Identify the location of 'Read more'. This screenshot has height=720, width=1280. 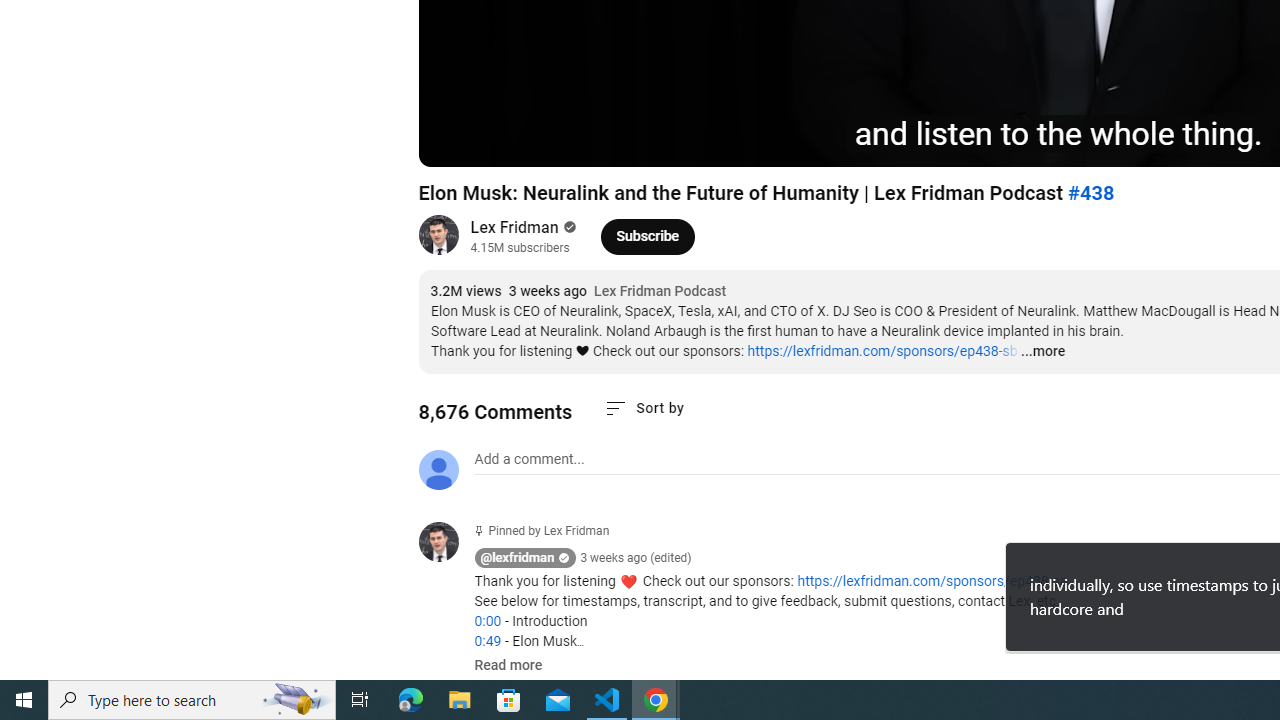
(508, 666).